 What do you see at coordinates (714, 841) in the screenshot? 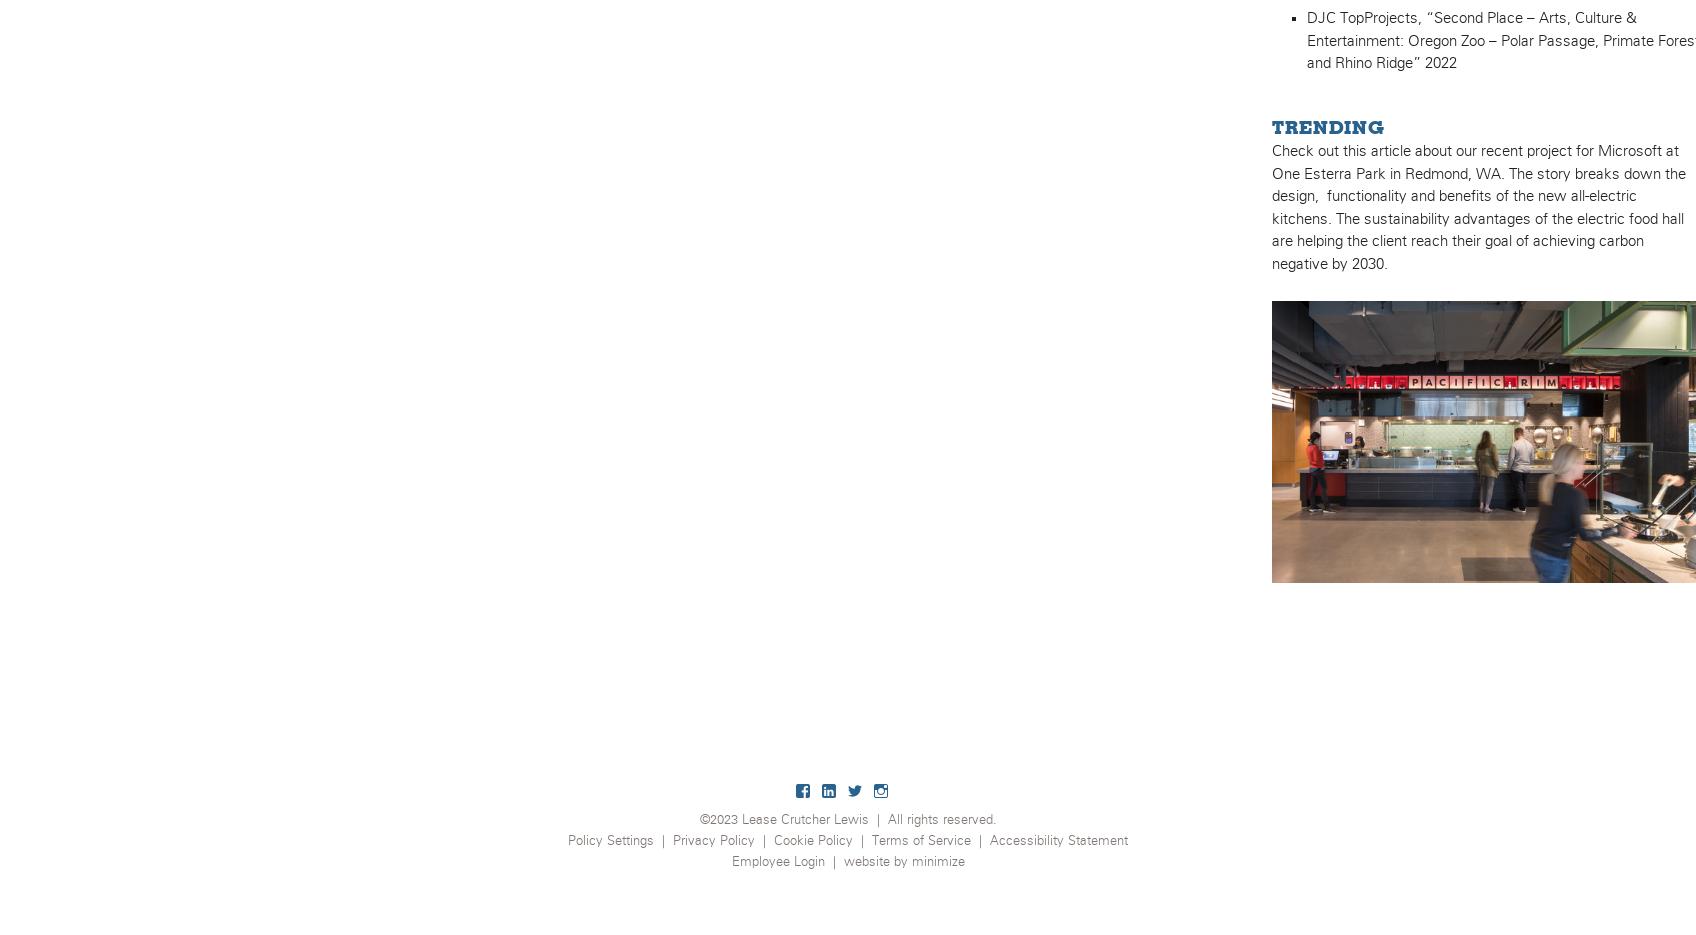
I see `'Privacy Policy'` at bounding box center [714, 841].